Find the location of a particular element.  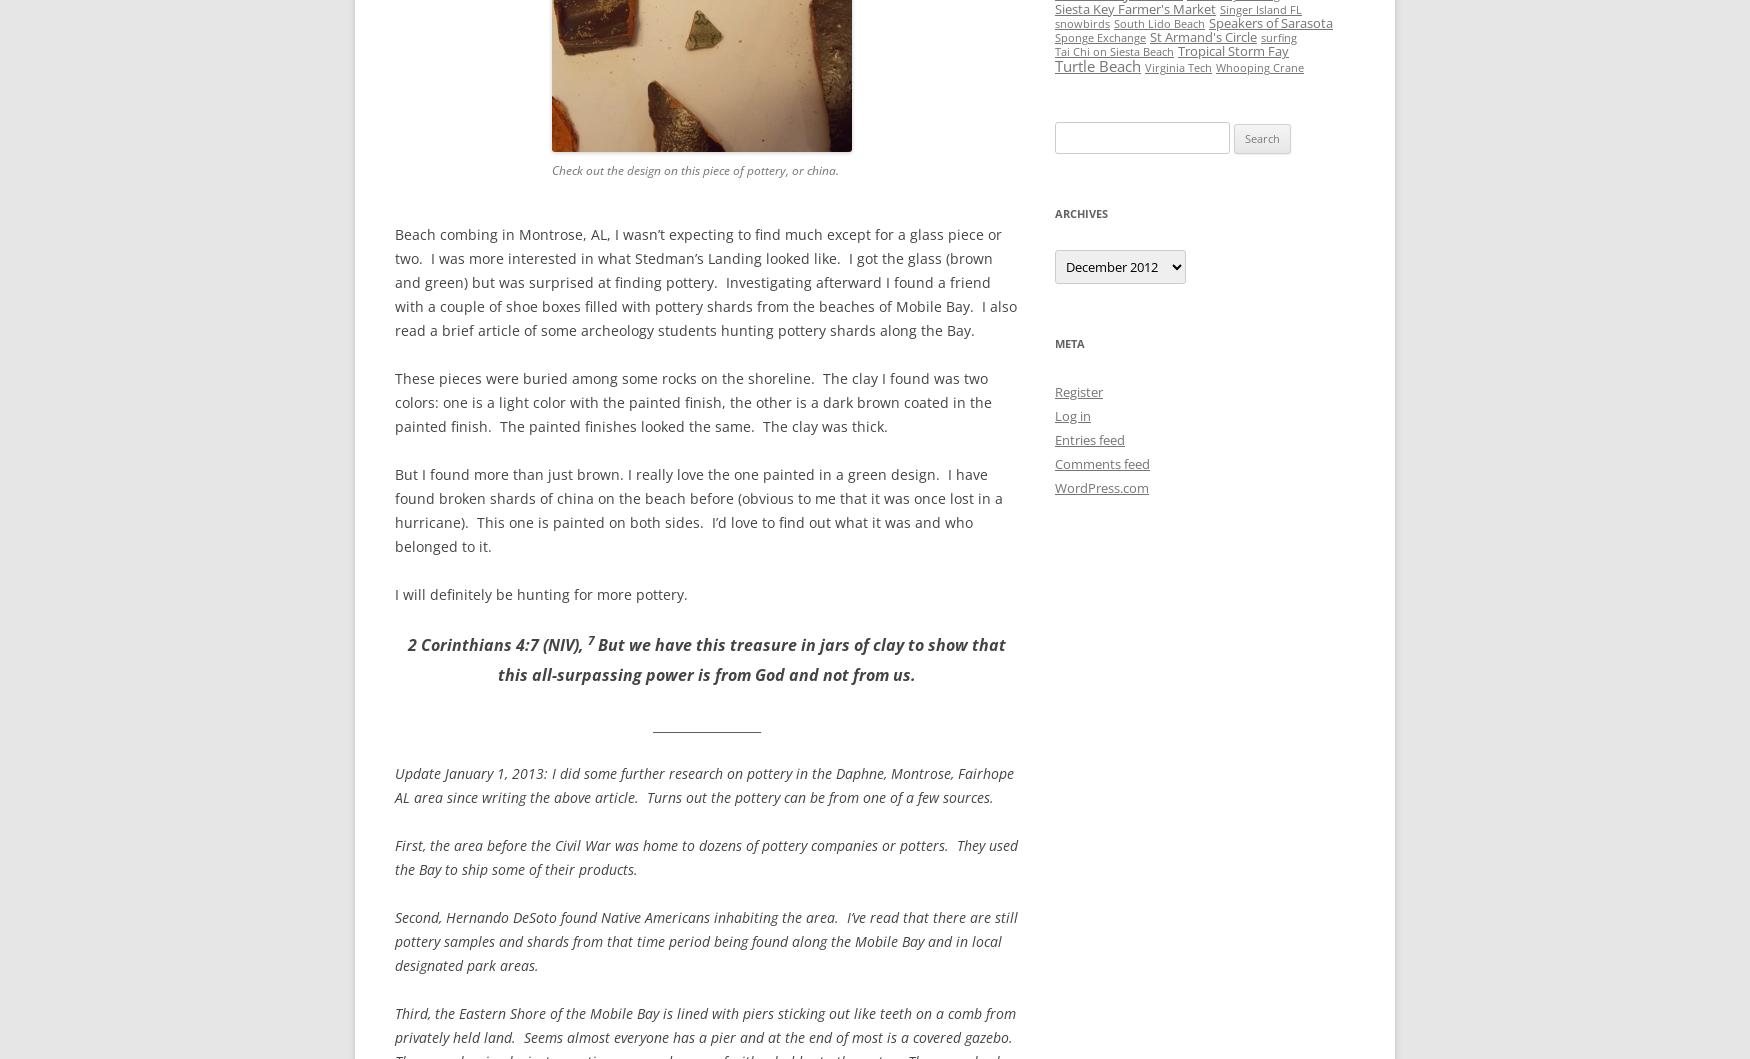

'Meta' is located at coordinates (1054, 342).